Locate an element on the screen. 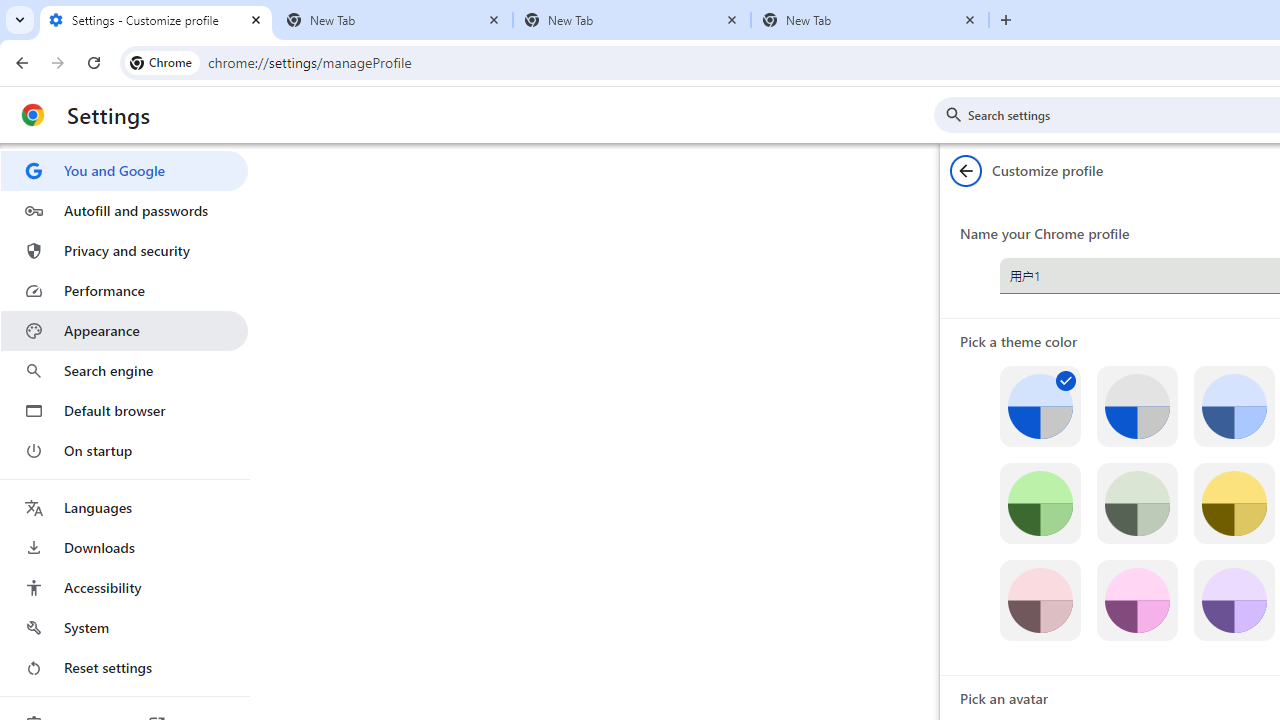 The width and height of the screenshot is (1280, 720). 'Privacy and security' is located at coordinates (123, 249).